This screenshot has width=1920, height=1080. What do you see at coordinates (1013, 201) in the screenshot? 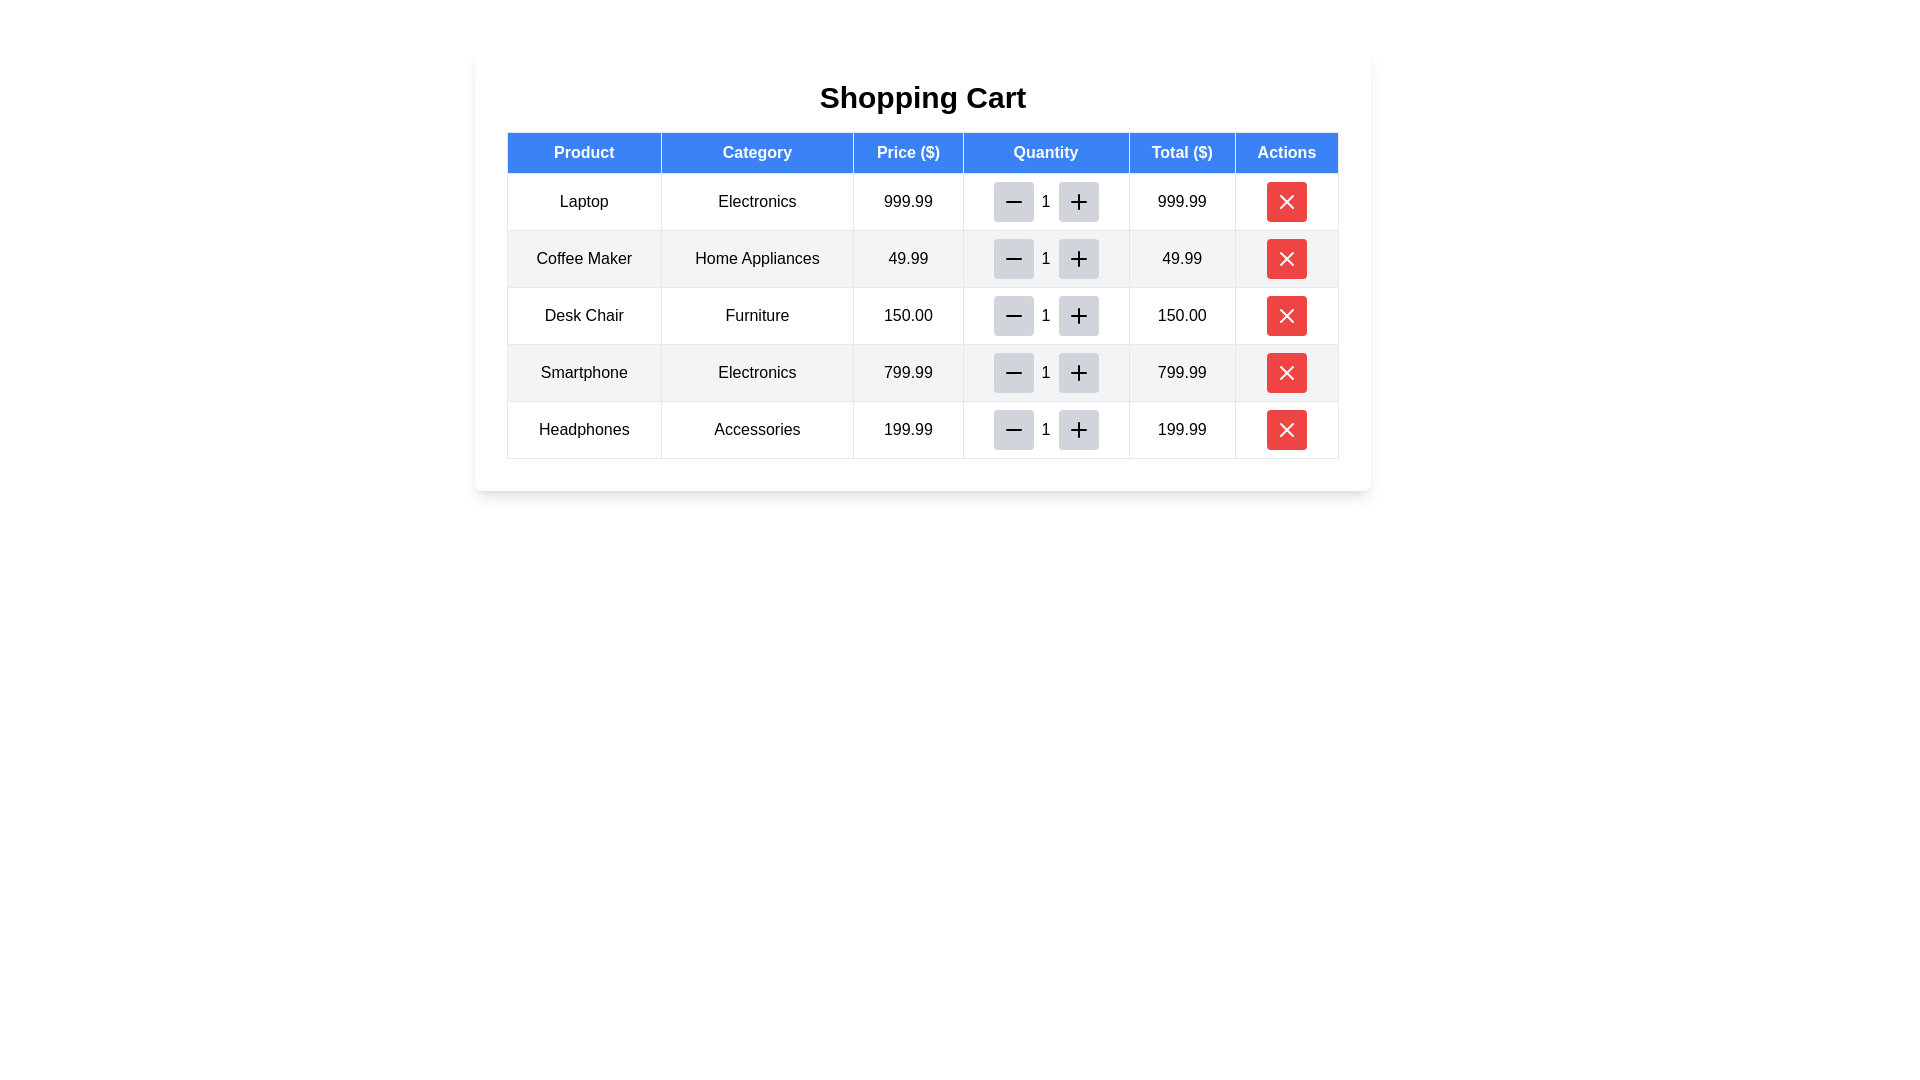
I see `the 'decrease quantity' button in the shopping cart interface to reduce the item's quantity by one` at bounding box center [1013, 201].